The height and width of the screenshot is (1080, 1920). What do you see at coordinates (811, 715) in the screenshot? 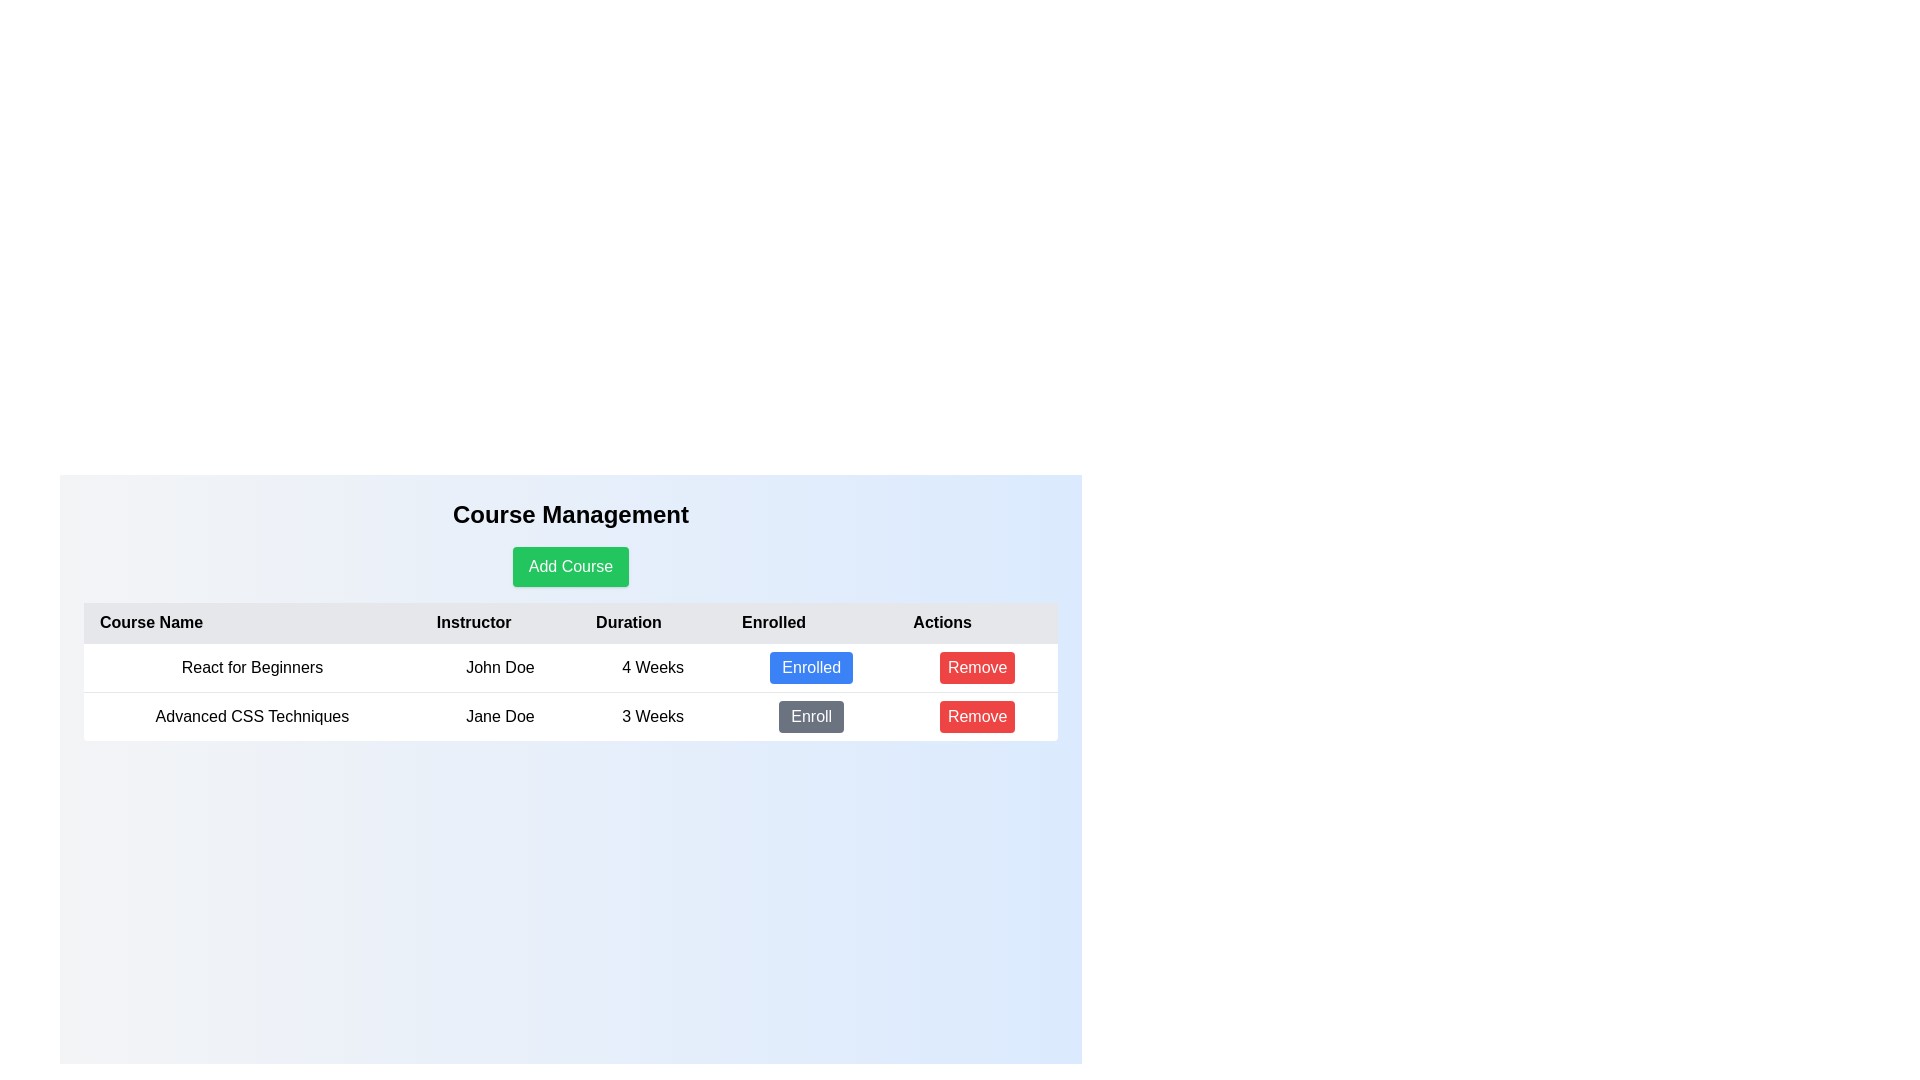
I see `the enrollment button located in the fourth column of the second row of the table` at bounding box center [811, 715].